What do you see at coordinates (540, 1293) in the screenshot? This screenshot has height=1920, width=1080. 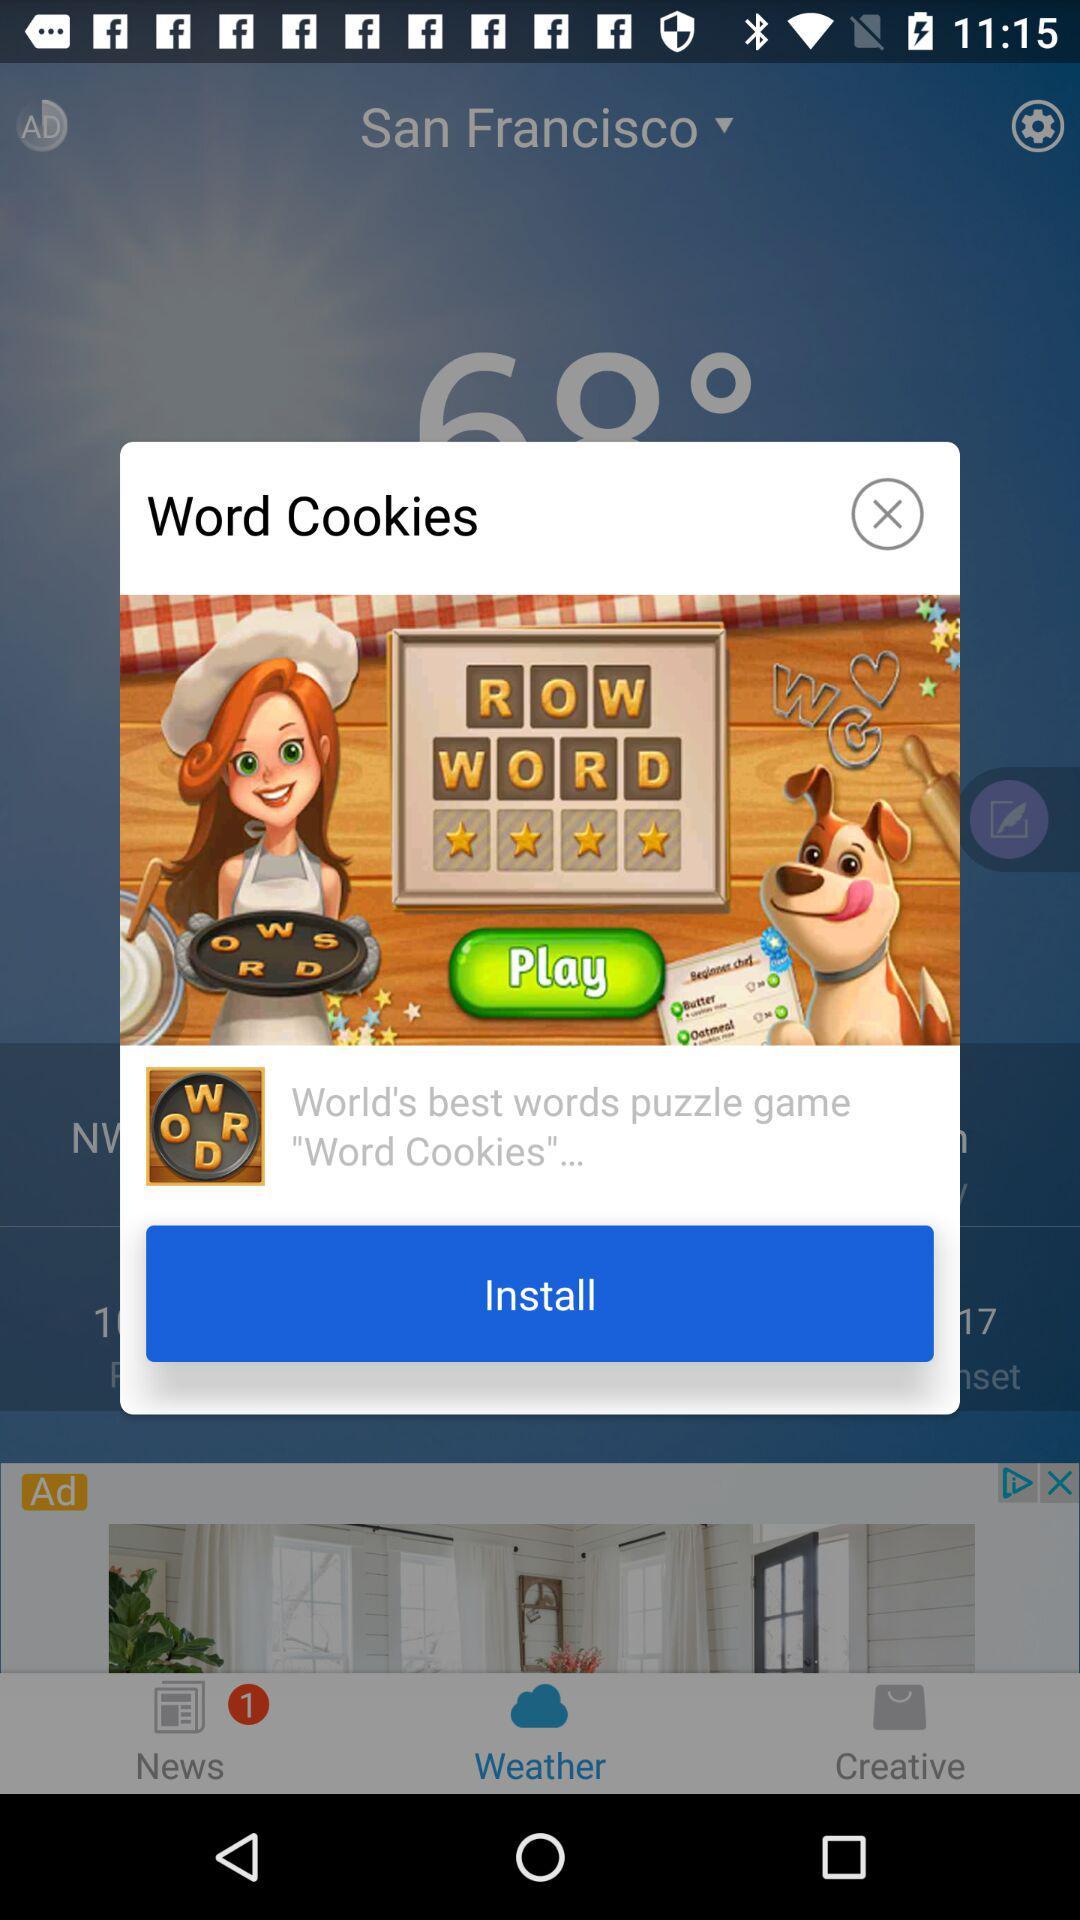 I see `the app at the bottom` at bounding box center [540, 1293].